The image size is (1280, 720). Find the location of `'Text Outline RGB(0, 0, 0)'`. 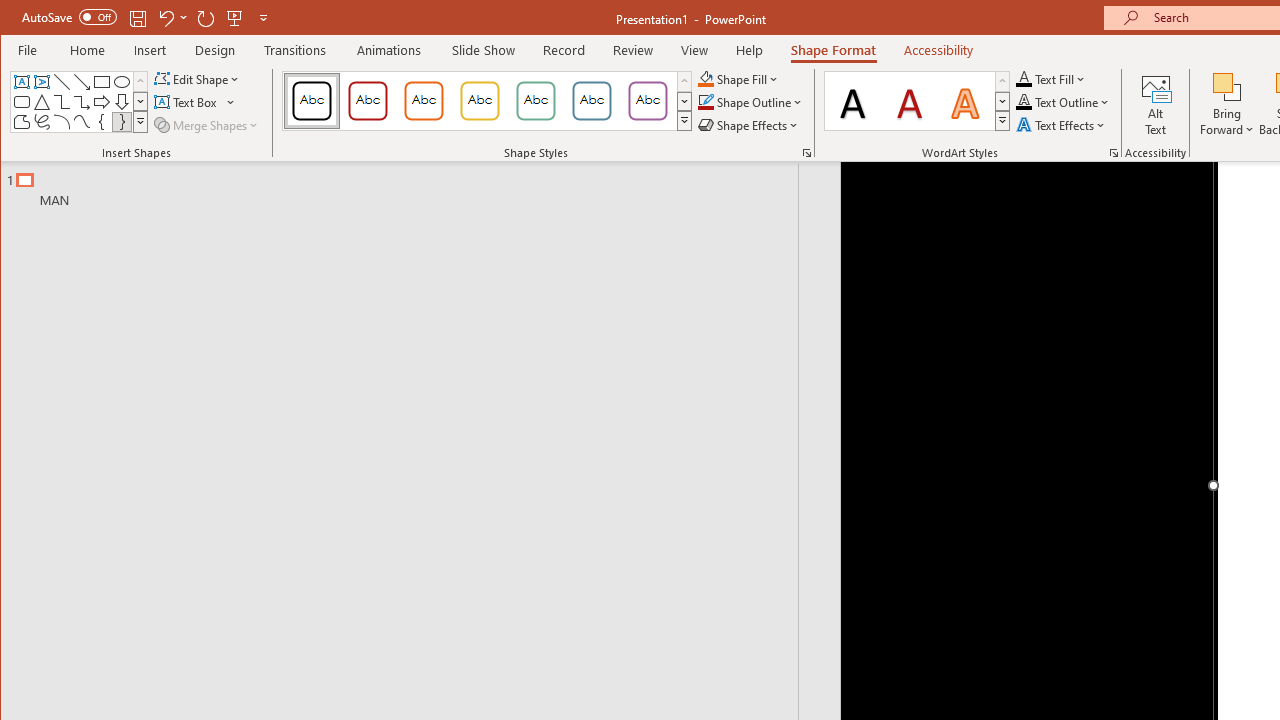

'Text Outline RGB(0, 0, 0)' is located at coordinates (1024, 102).